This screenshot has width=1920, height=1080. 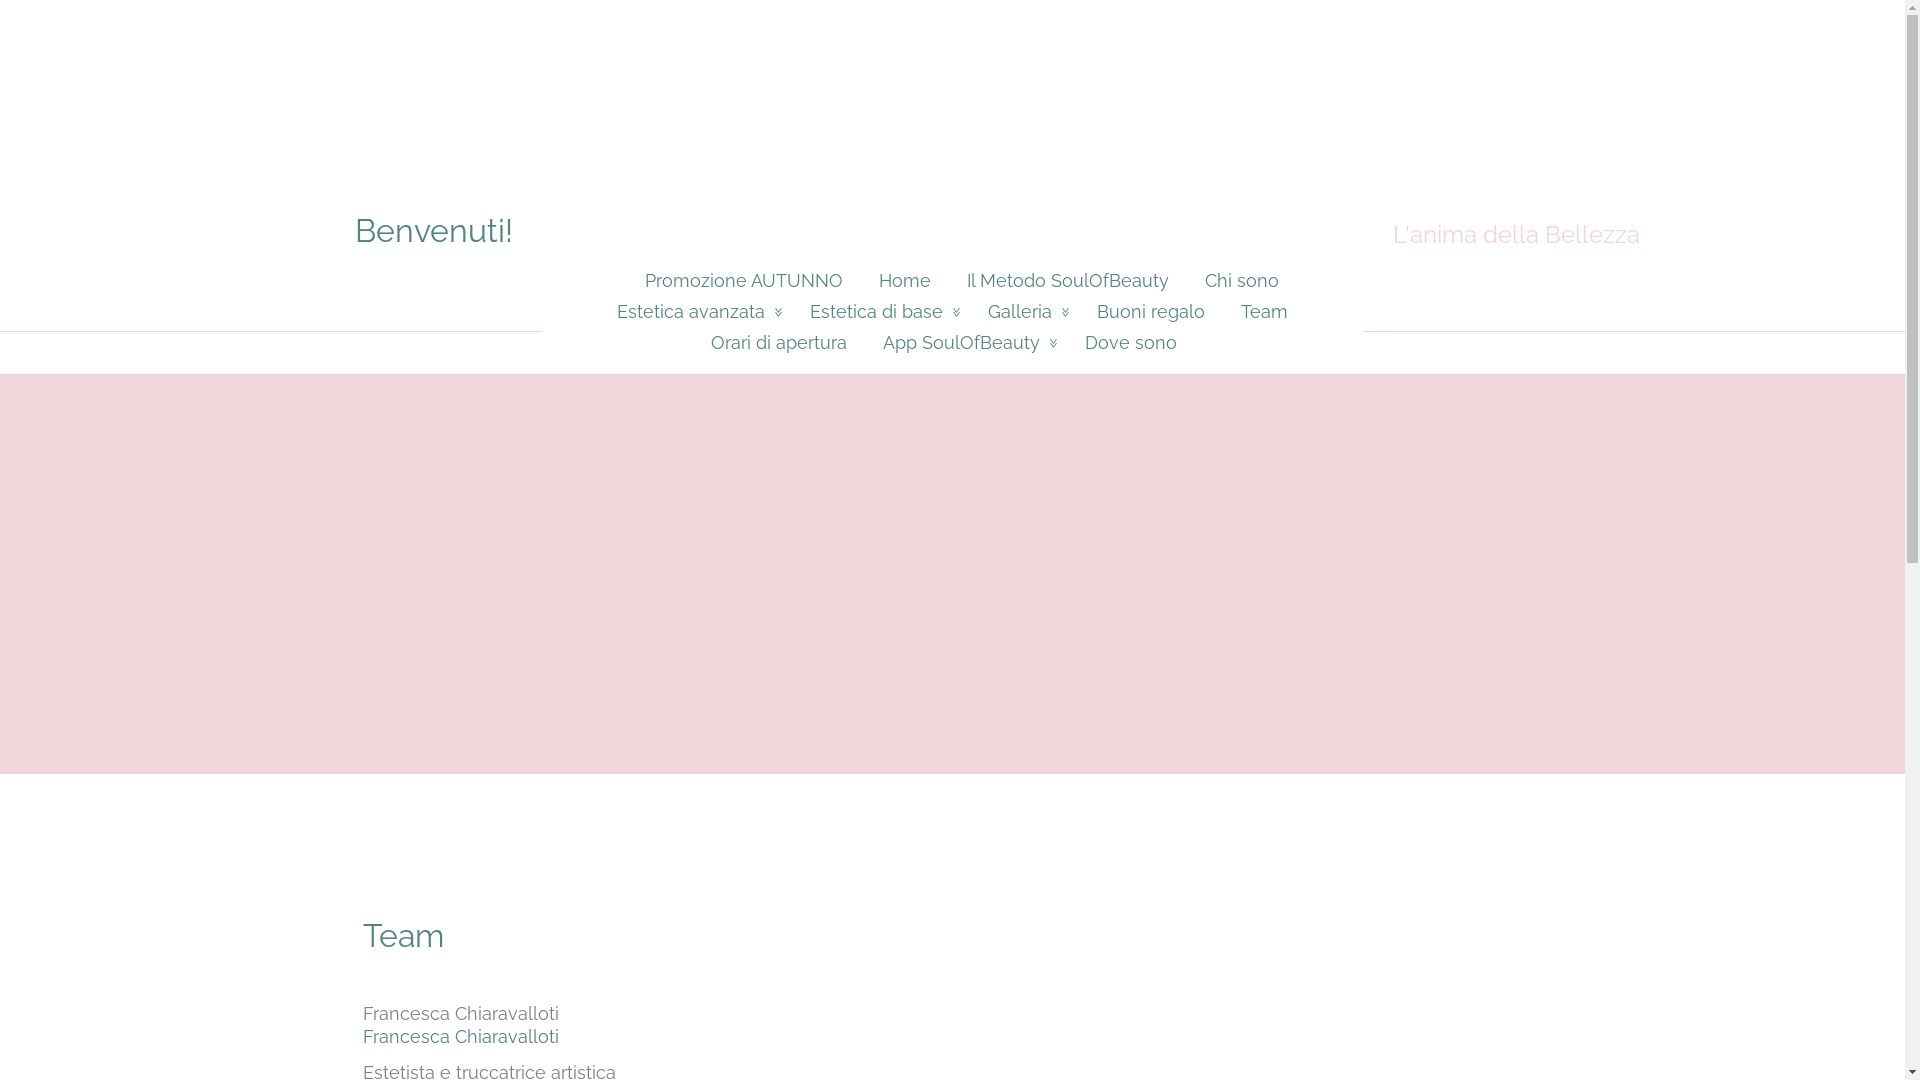 What do you see at coordinates (947, 280) in the screenshot?
I see `'Il Metodo SoulOfBeauty'` at bounding box center [947, 280].